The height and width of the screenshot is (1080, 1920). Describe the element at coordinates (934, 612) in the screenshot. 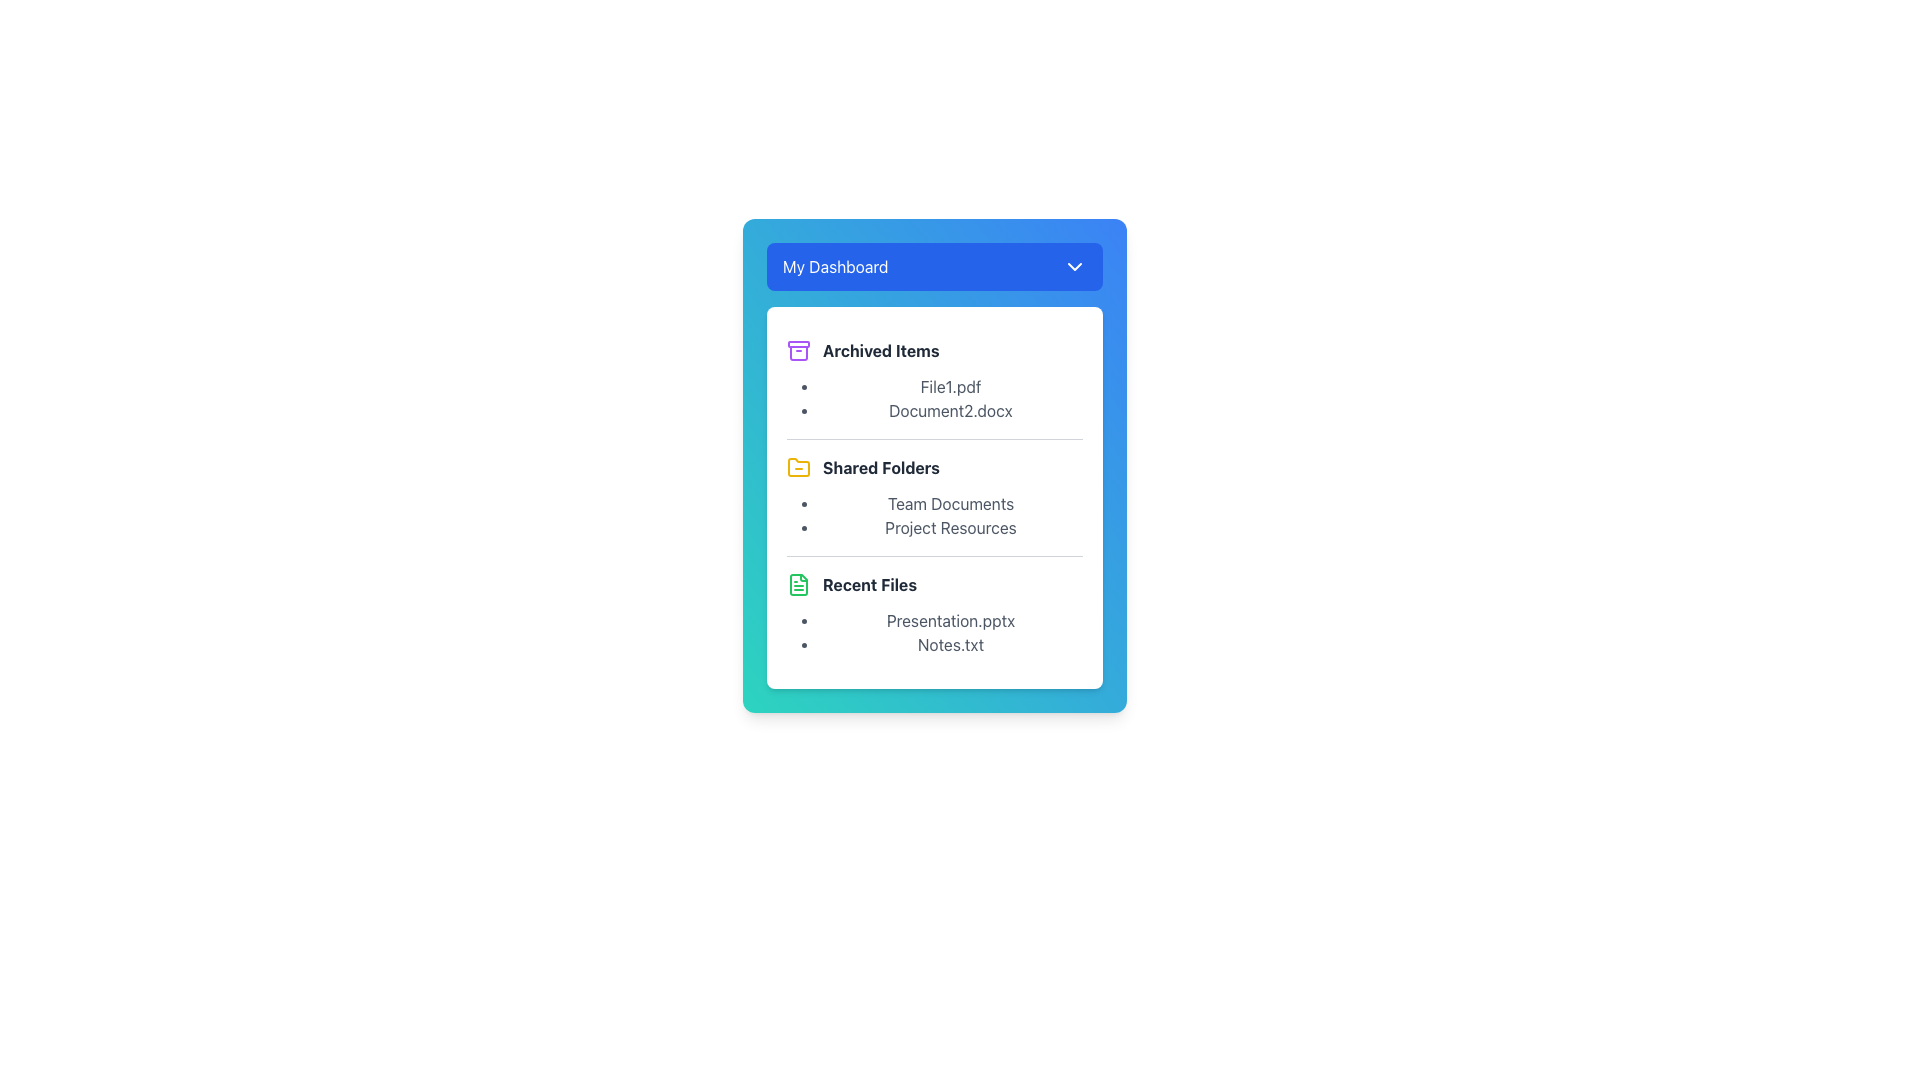

I see `the 'Recent Files' section which contains a bulleted list of items including 'Presentation.pptx' and 'Notes.txt'` at that location.